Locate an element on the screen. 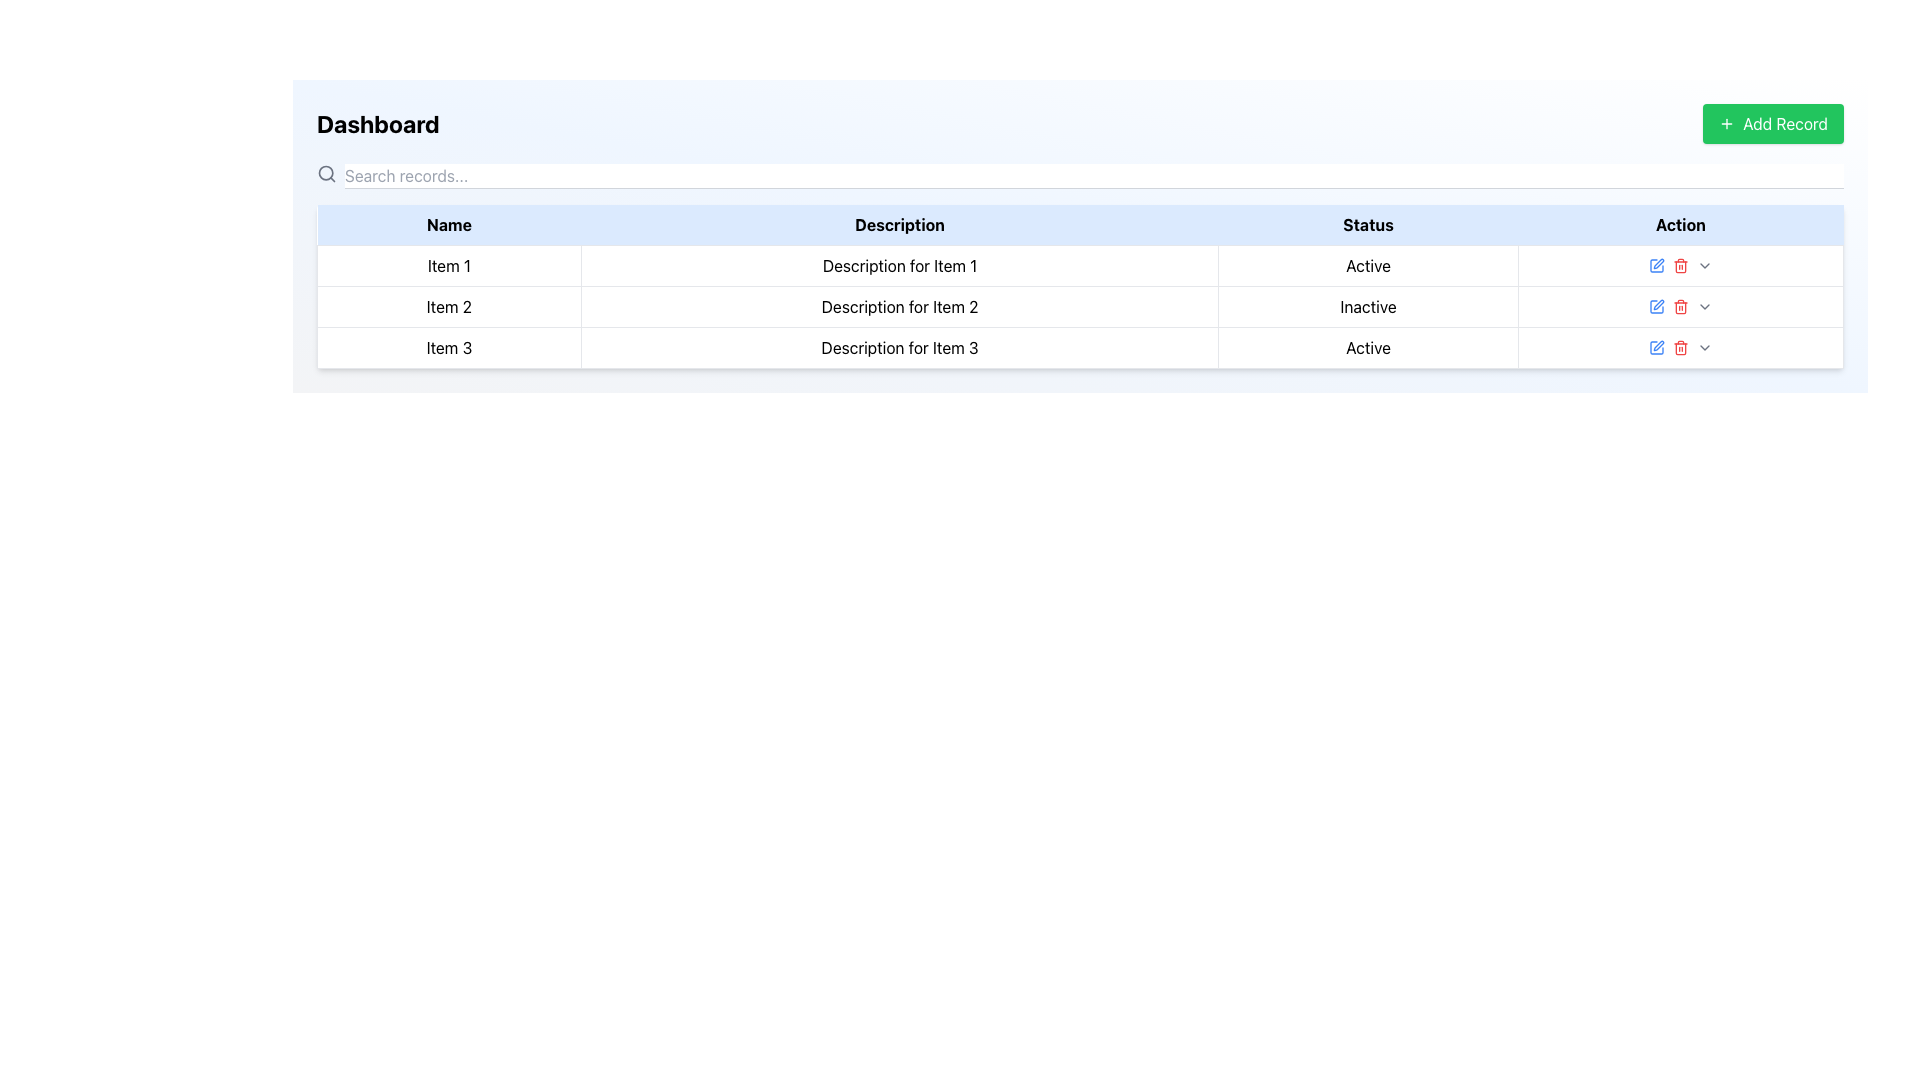  the center of the '+' icon located inside the 'Add Record' button at the top right corner of the interface is located at coordinates (1726, 123).